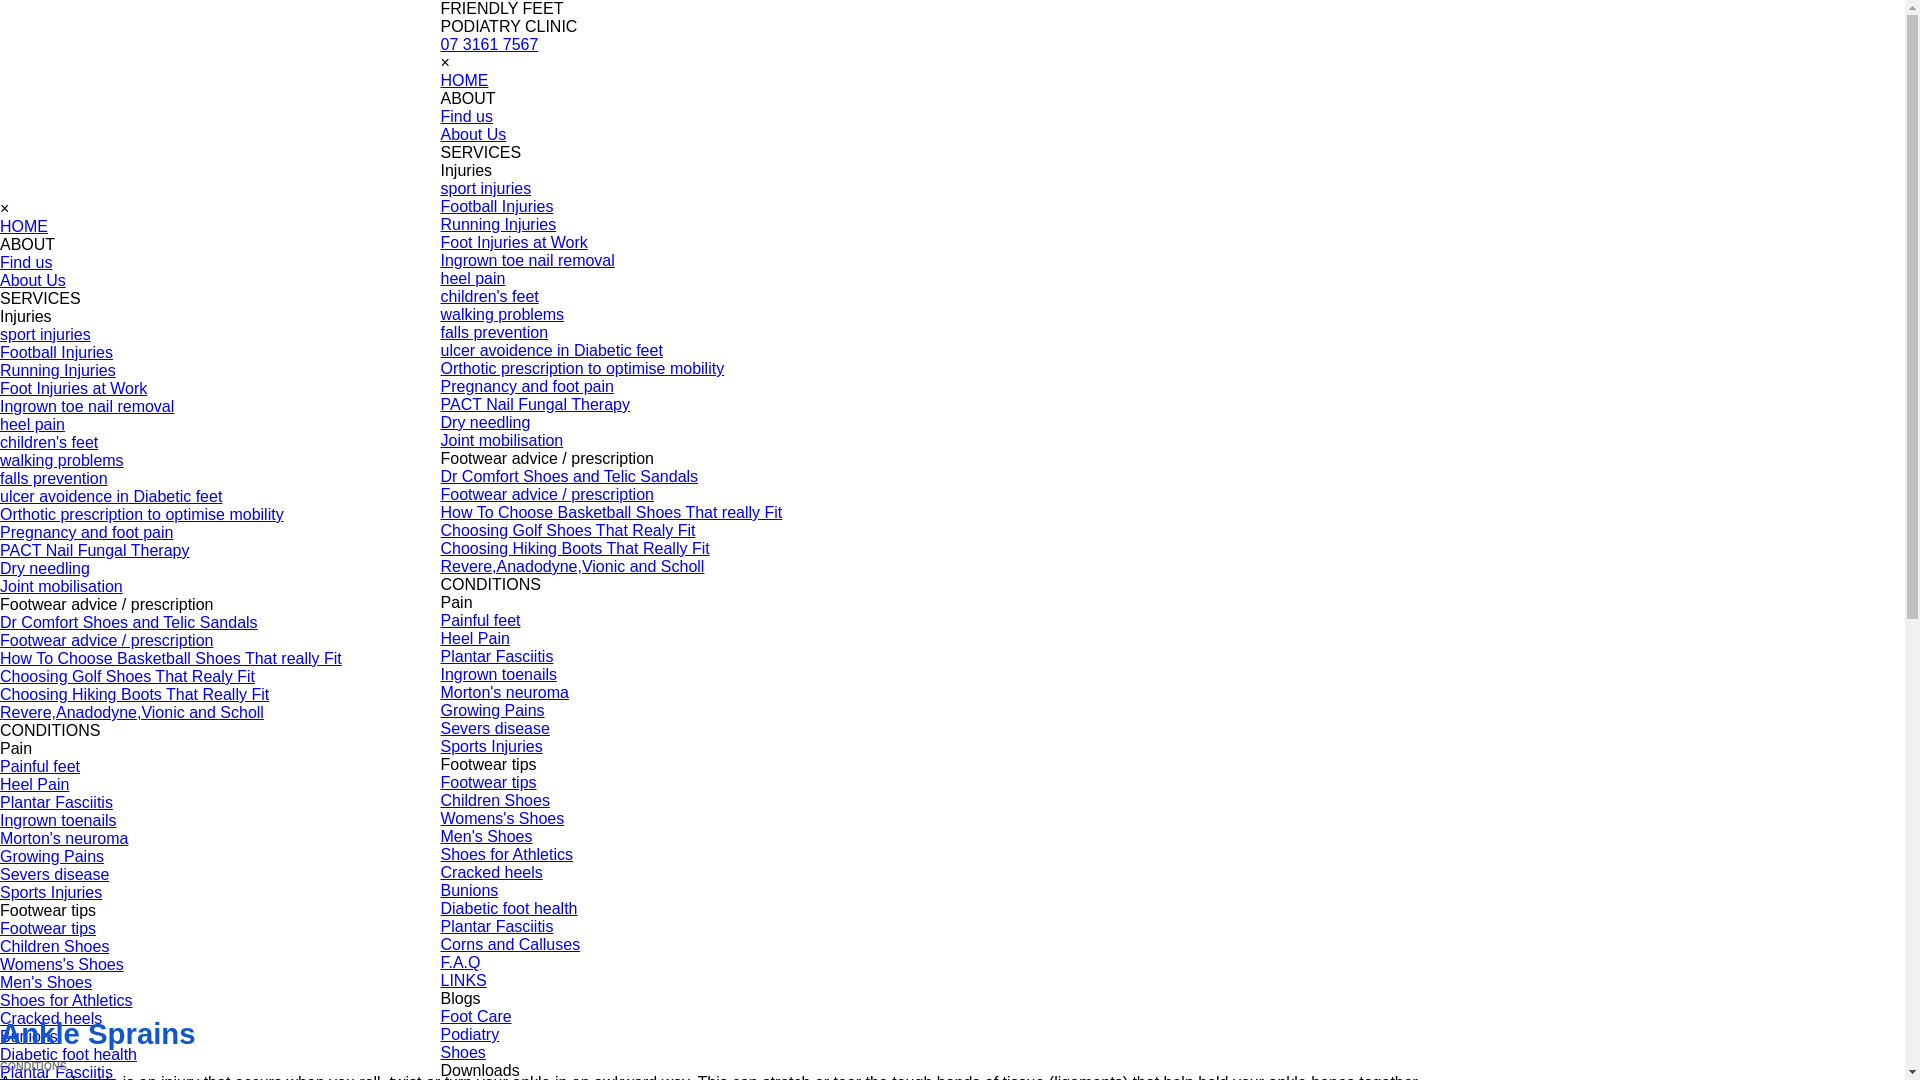 This screenshot has width=1920, height=1080. I want to click on 'Heel Pain', so click(473, 638).